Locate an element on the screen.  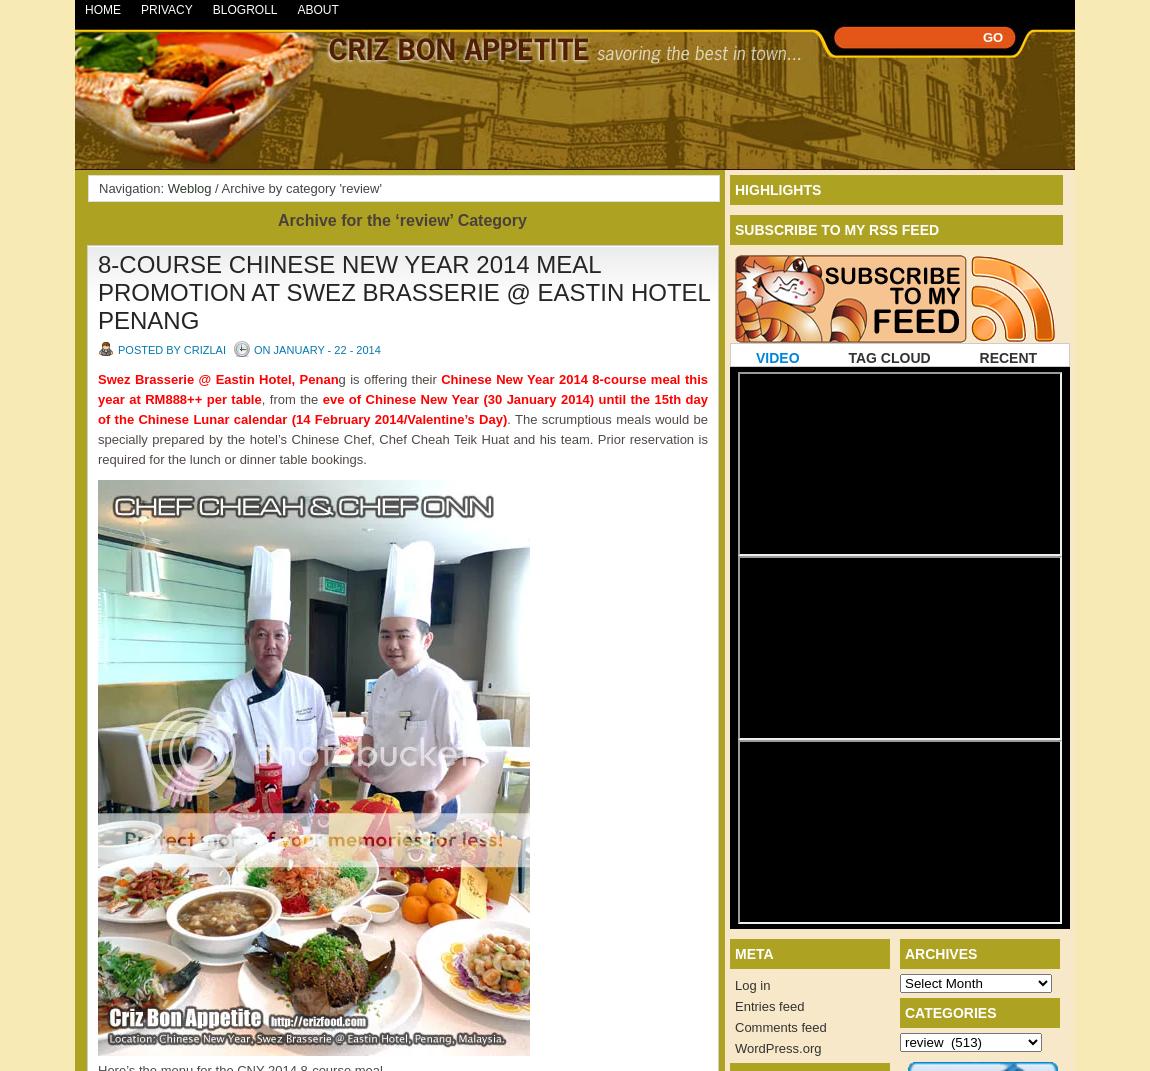
'8-COURSE CHINESE NEW YEAR 2014 MEAL PROMOTION AT SWEZ BRASSERIE @ EASTIN HOTEL PENANG' is located at coordinates (403, 292).